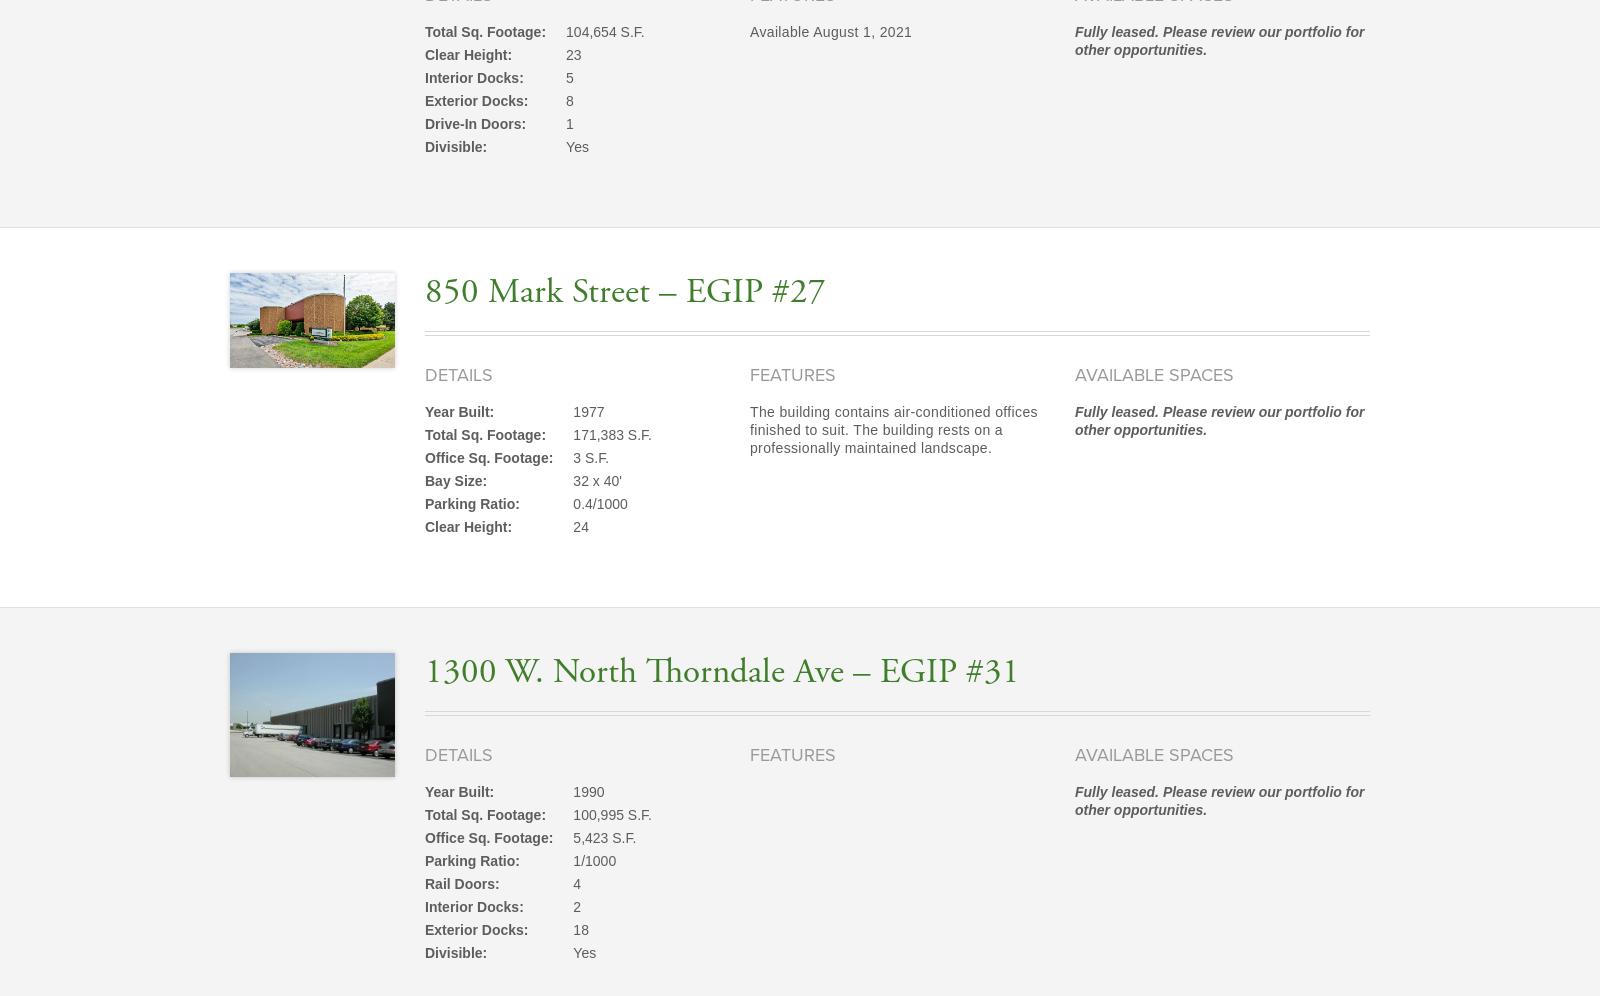  Describe the element at coordinates (829, 31) in the screenshot. I see `'Available August 1, 2021'` at that location.